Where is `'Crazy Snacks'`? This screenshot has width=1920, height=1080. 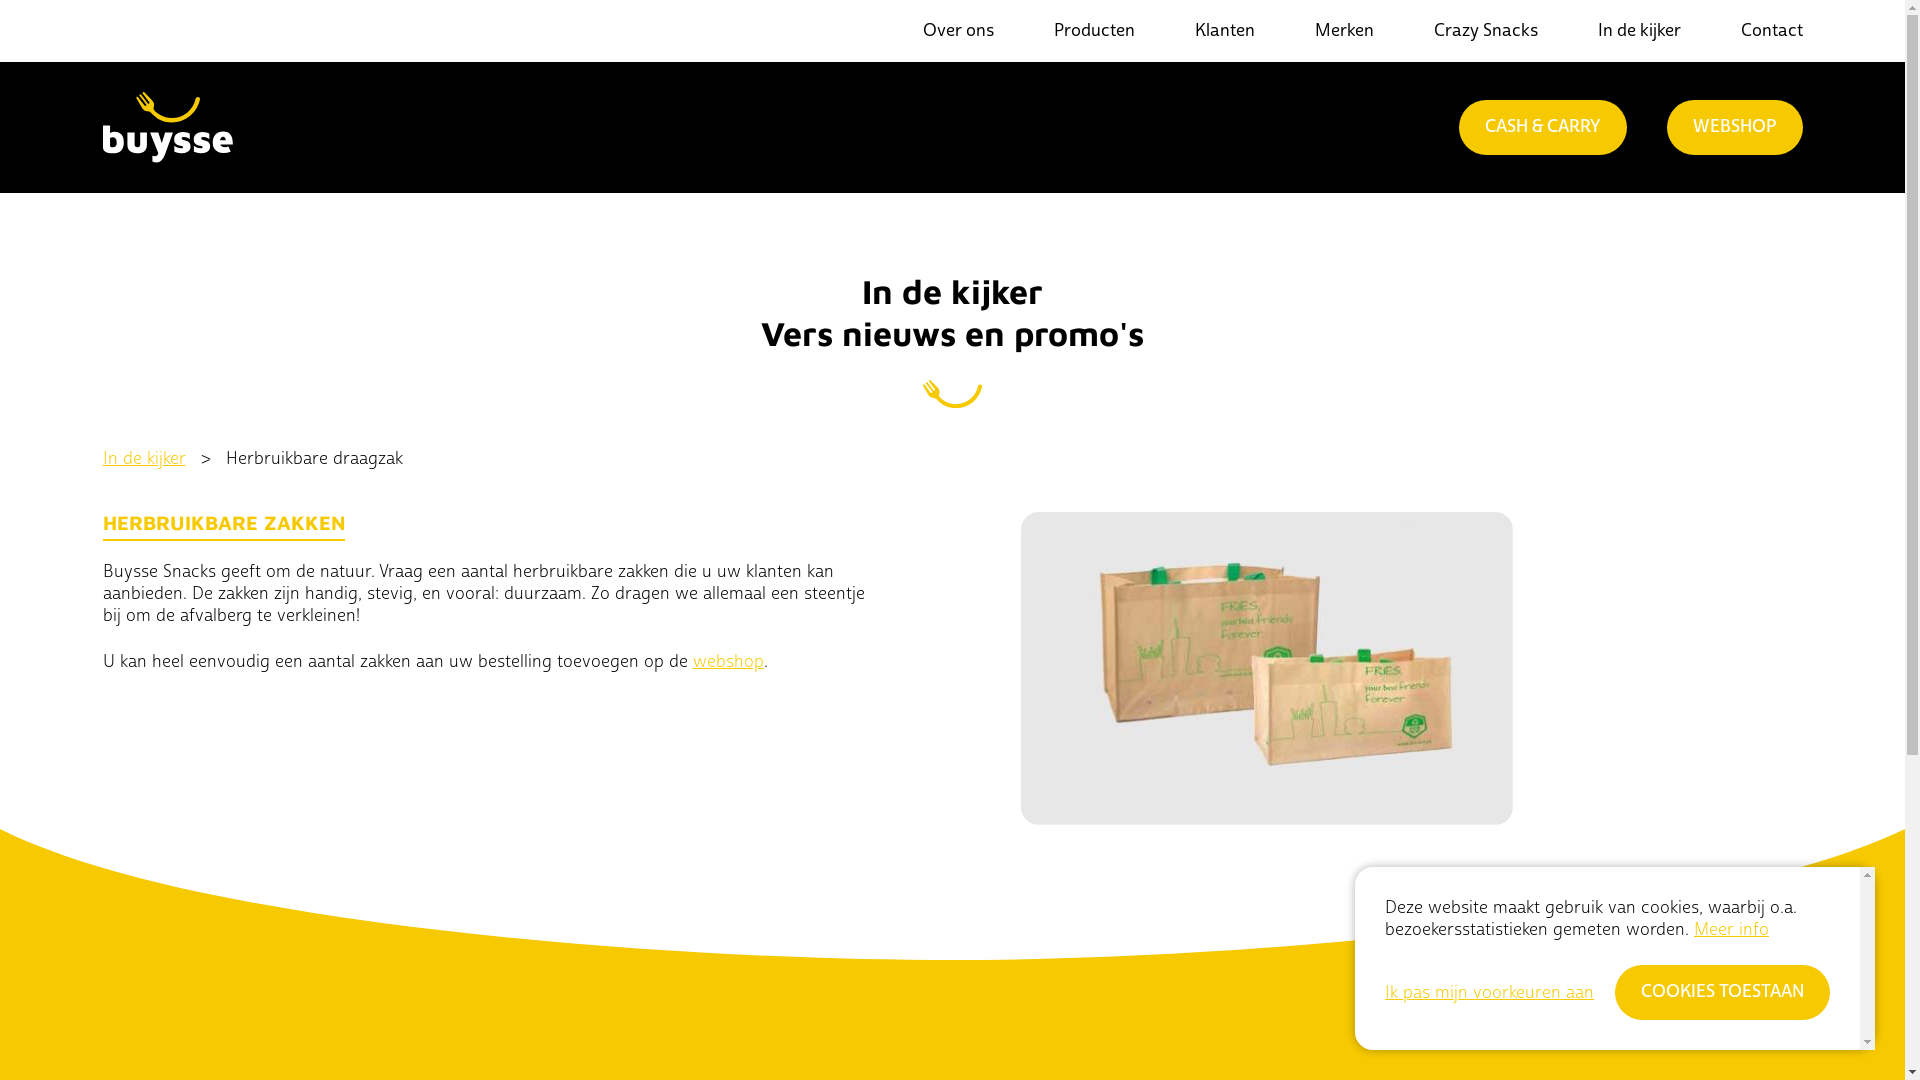 'Crazy Snacks' is located at coordinates (1486, 30).